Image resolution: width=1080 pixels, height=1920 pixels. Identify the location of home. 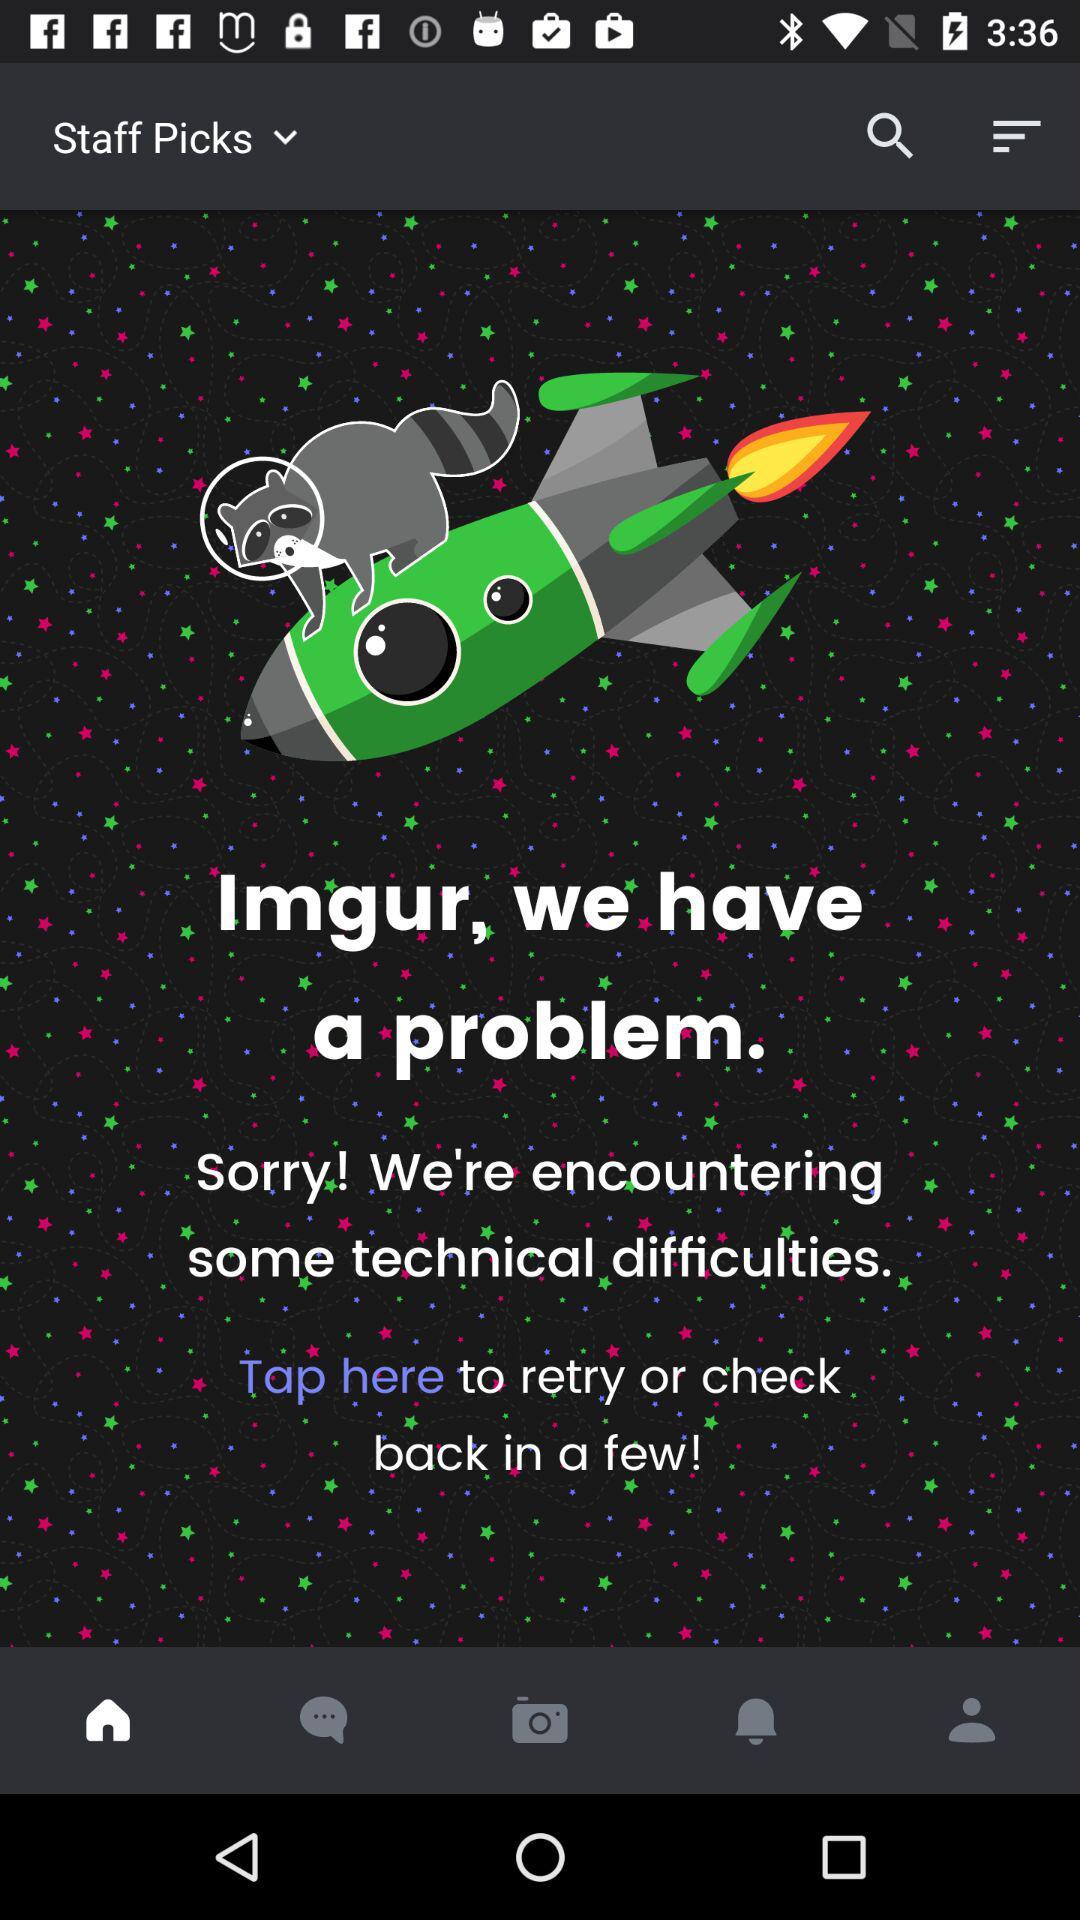
(108, 1719).